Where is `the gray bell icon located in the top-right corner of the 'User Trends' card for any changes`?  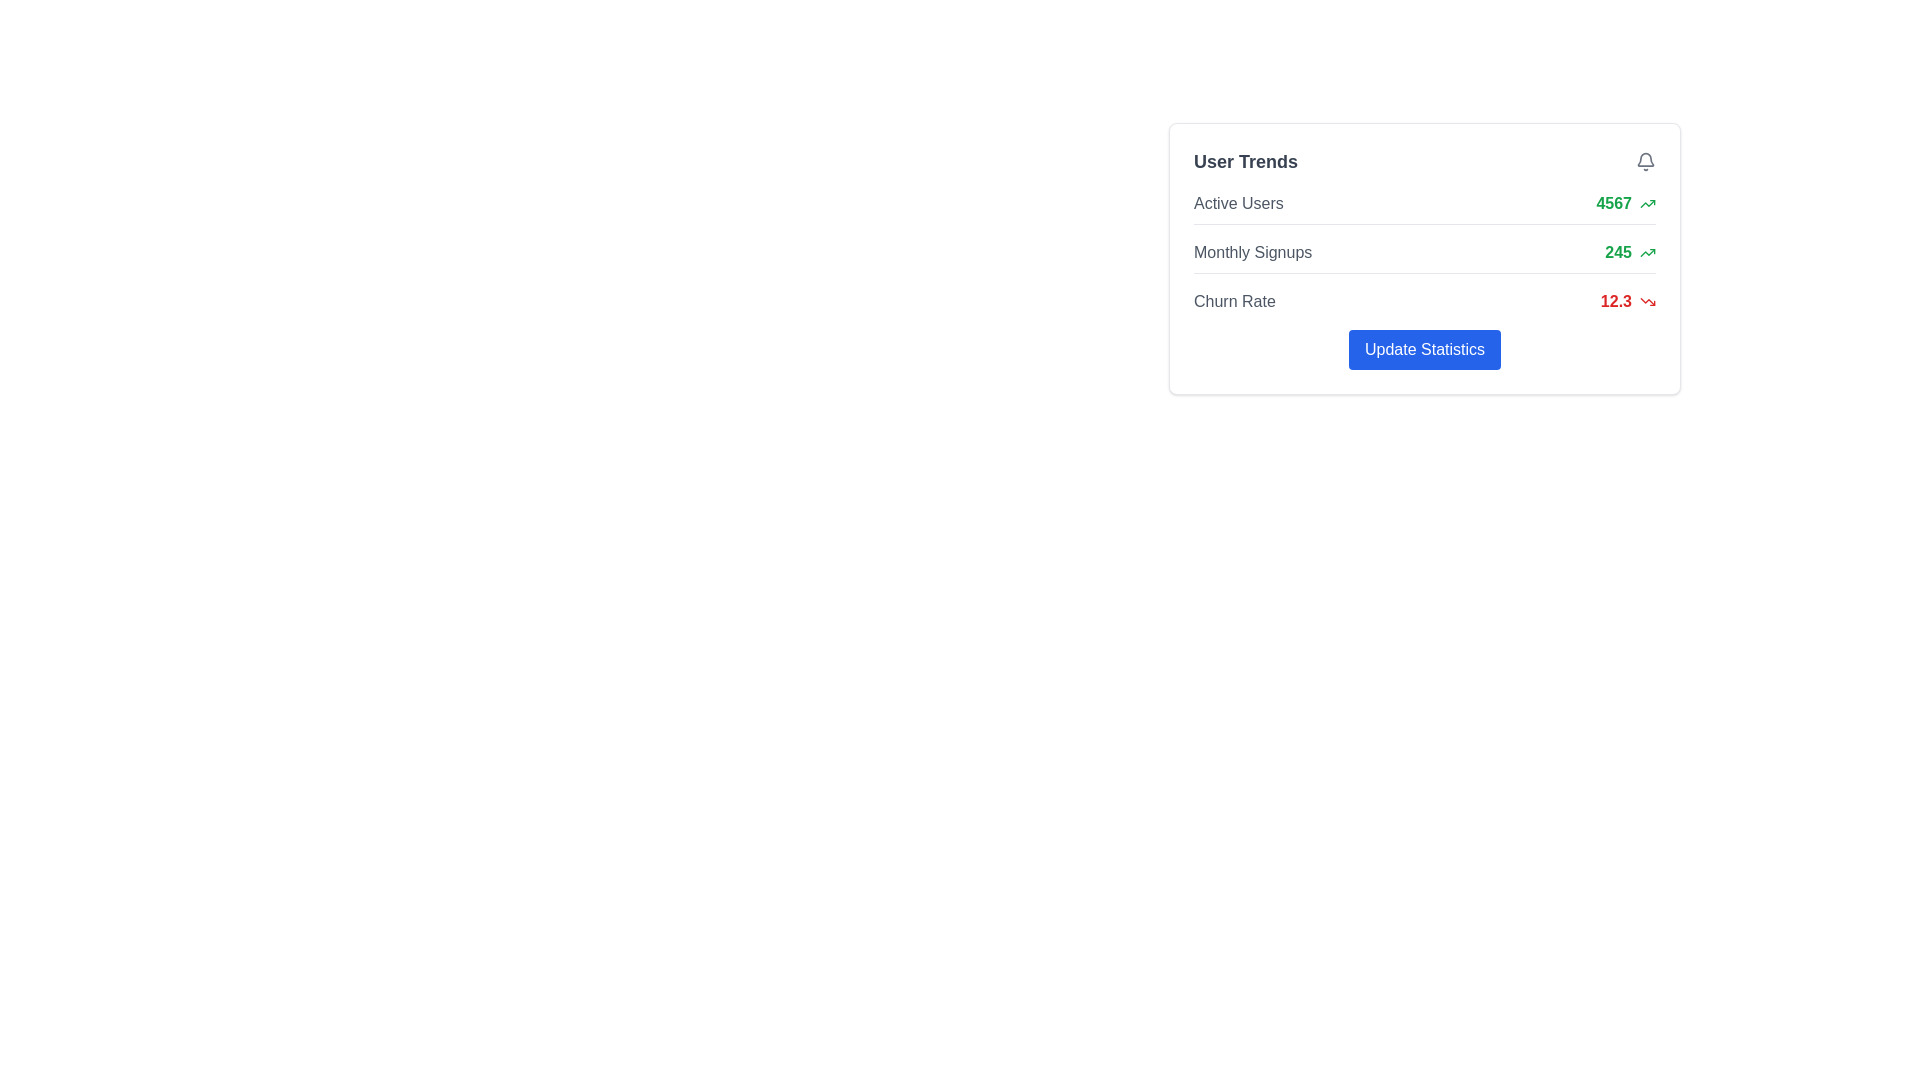
the gray bell icon located in the top-right corner of the 'User Trends' card for any changes is located at coordinates (1646, 161).